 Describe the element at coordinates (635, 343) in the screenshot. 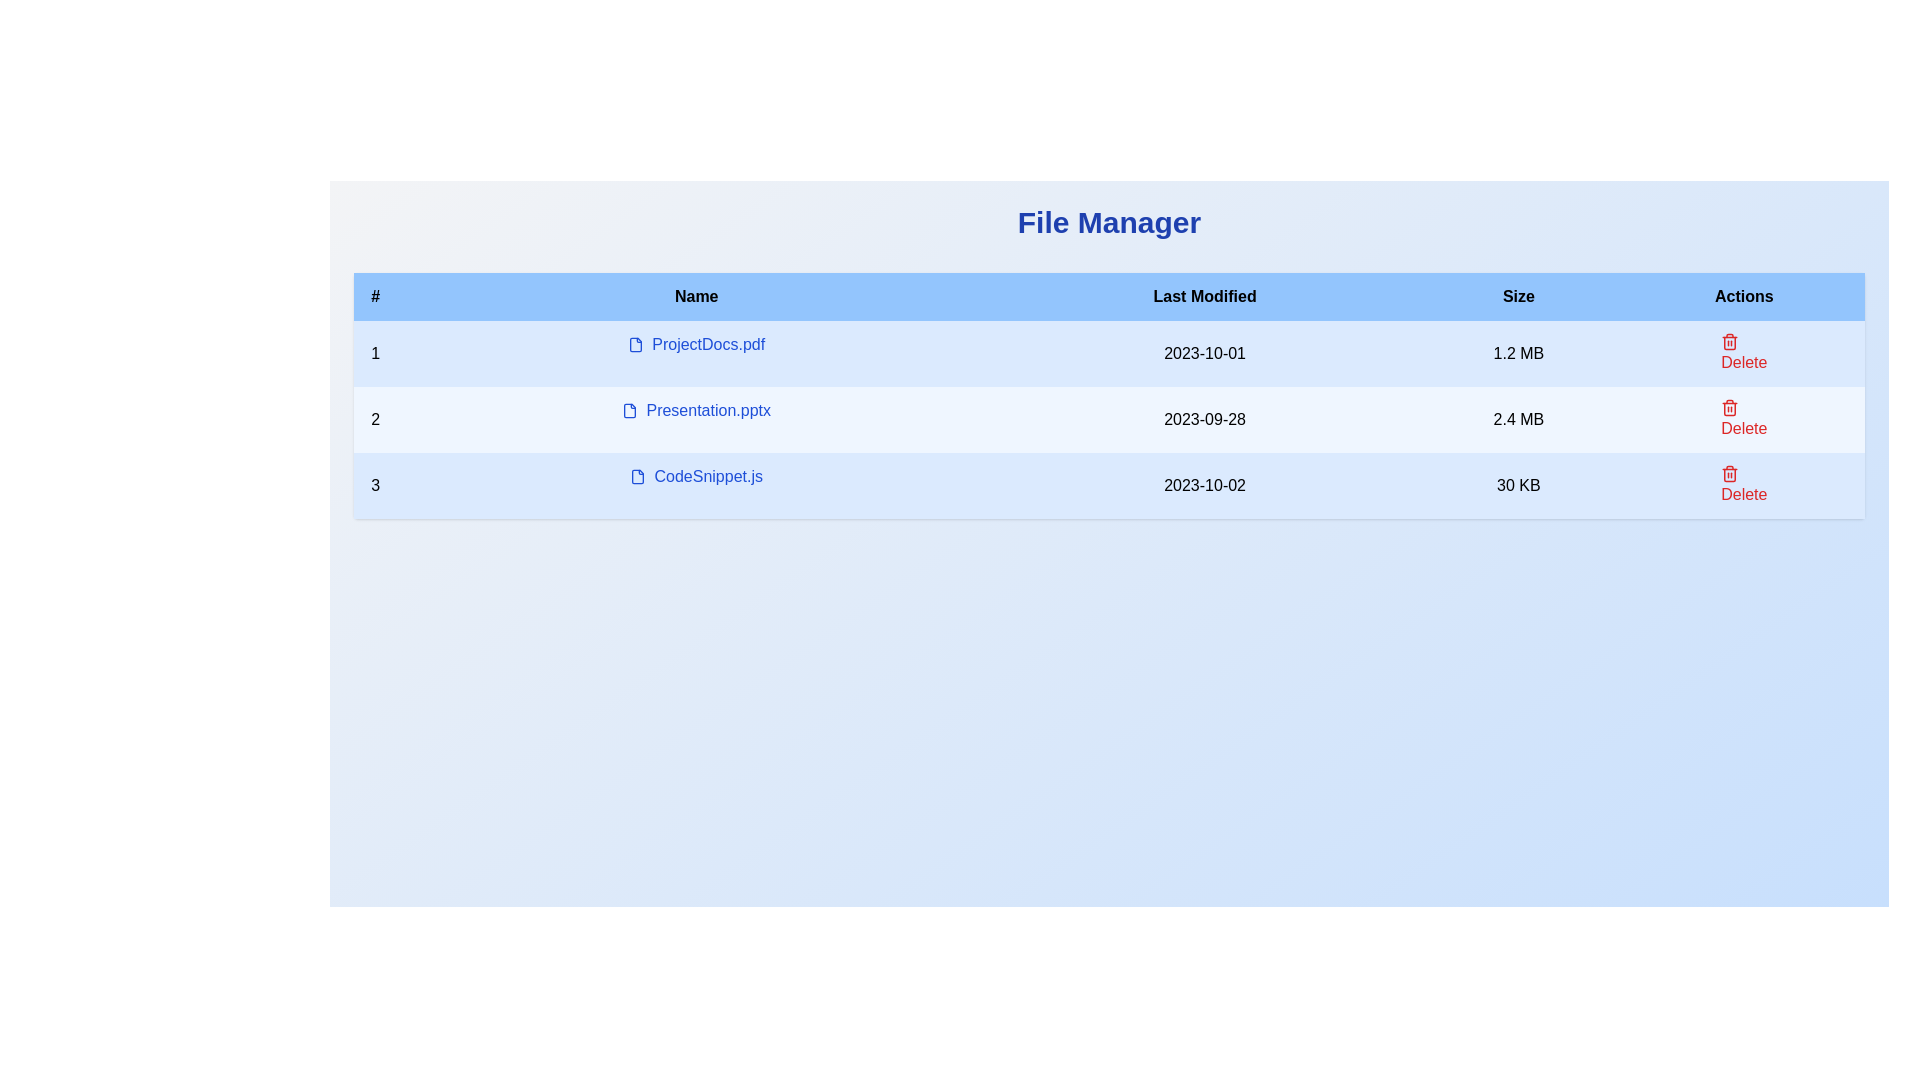

I see `the icon representing the file type for 'ProjectDocs.pdf' located in the first row of the table, adjacent to the file name text` at that location.